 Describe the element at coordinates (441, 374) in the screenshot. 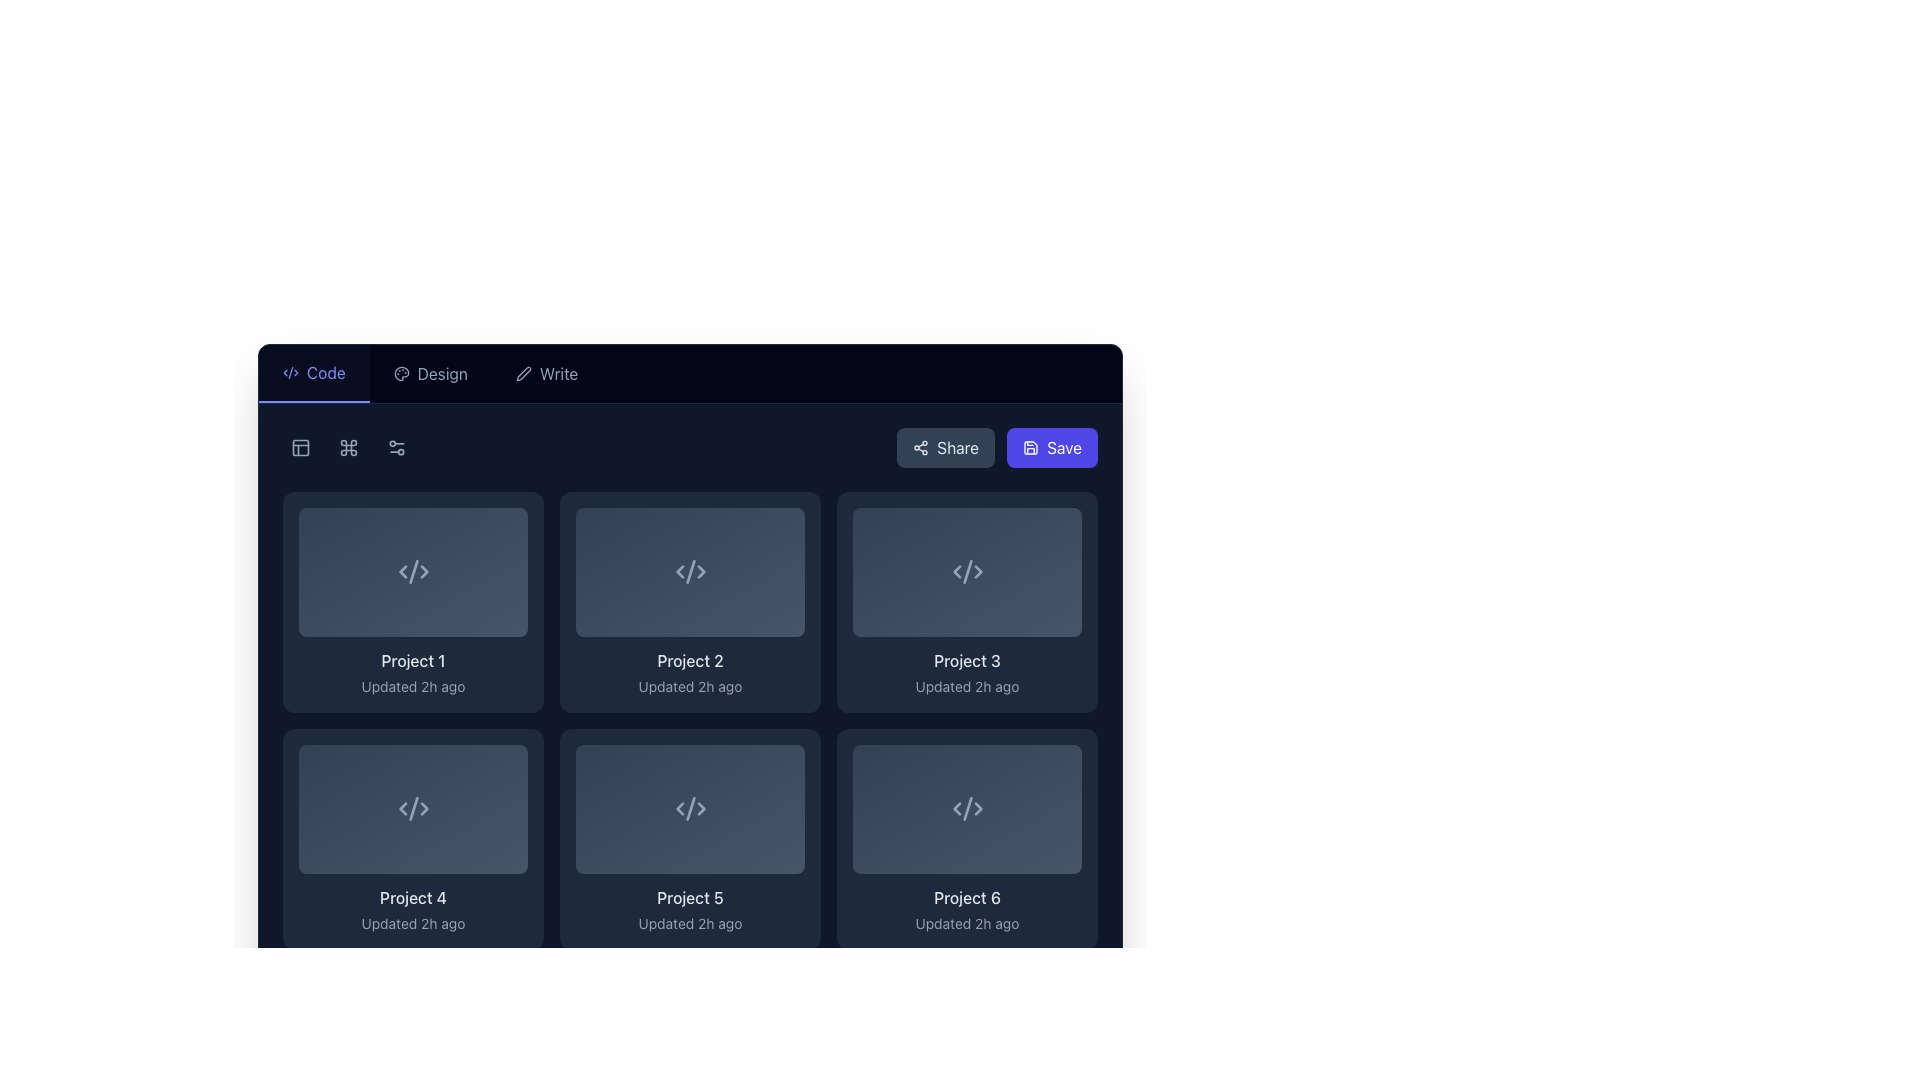

I see `the 'Design' text label in the horizontal navigation menu` at that location.